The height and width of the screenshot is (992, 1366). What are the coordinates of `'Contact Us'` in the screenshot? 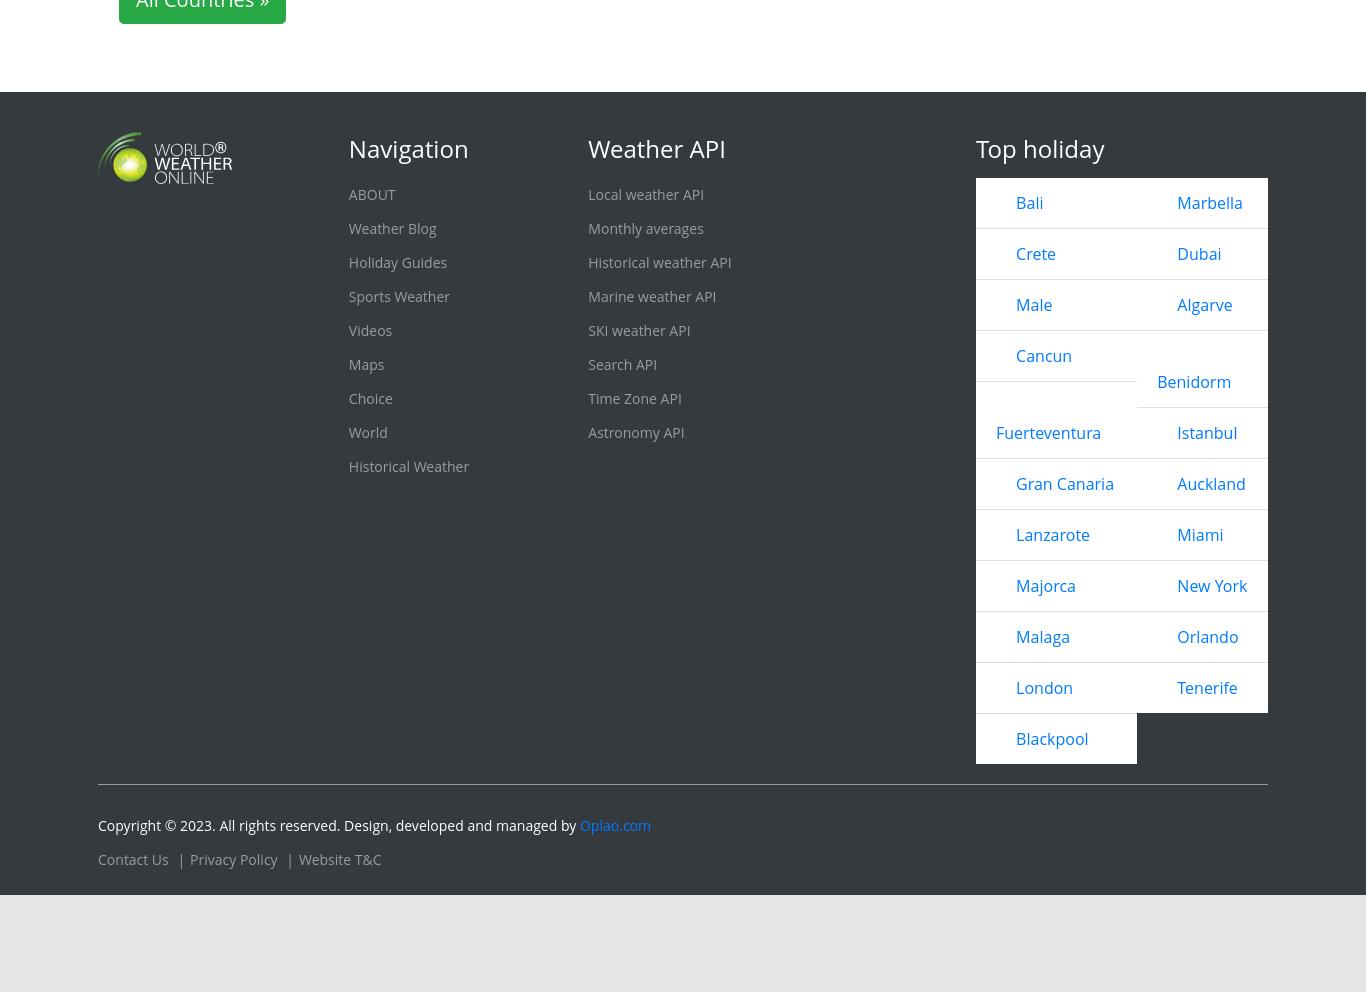 It's located at (132, 857).